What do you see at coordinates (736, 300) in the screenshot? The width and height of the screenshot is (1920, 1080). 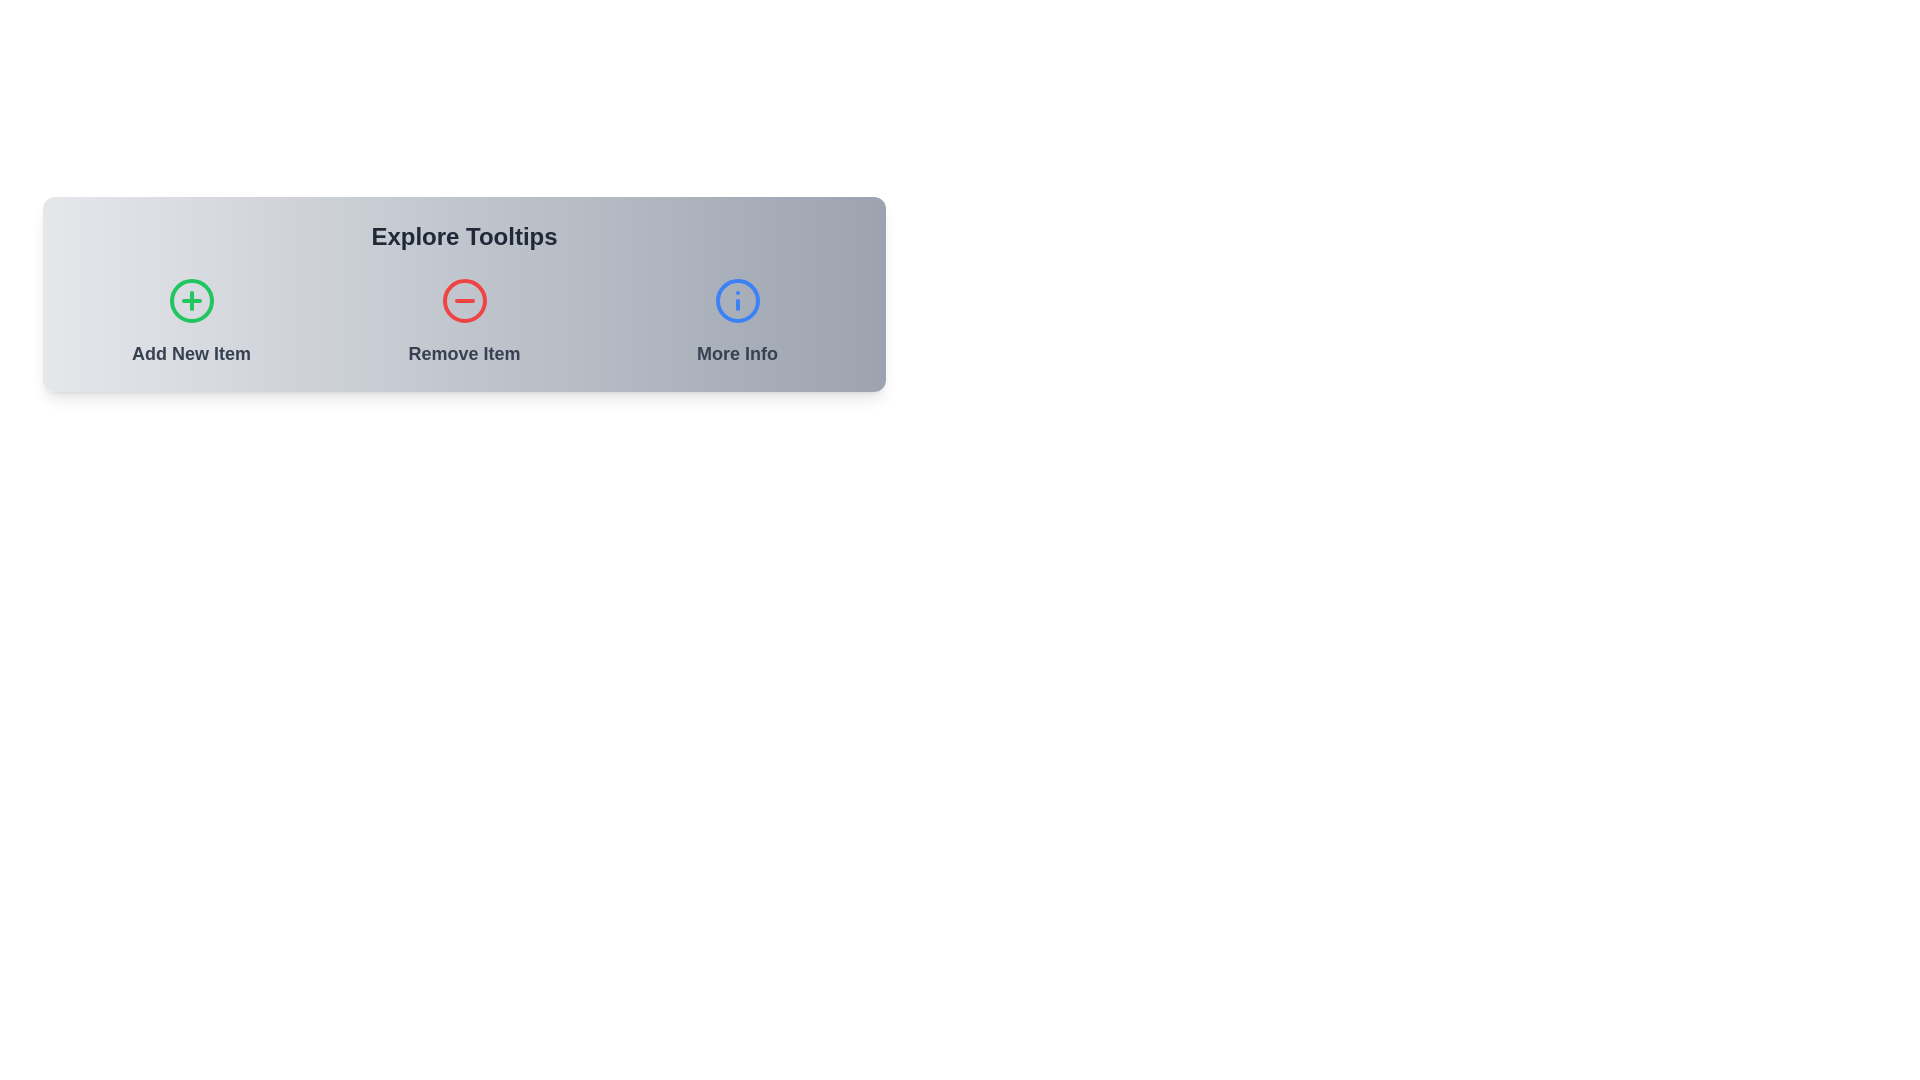 I see `the circular blue outlined icon with a lowercase 'i'` at bounding box center [736, 300].